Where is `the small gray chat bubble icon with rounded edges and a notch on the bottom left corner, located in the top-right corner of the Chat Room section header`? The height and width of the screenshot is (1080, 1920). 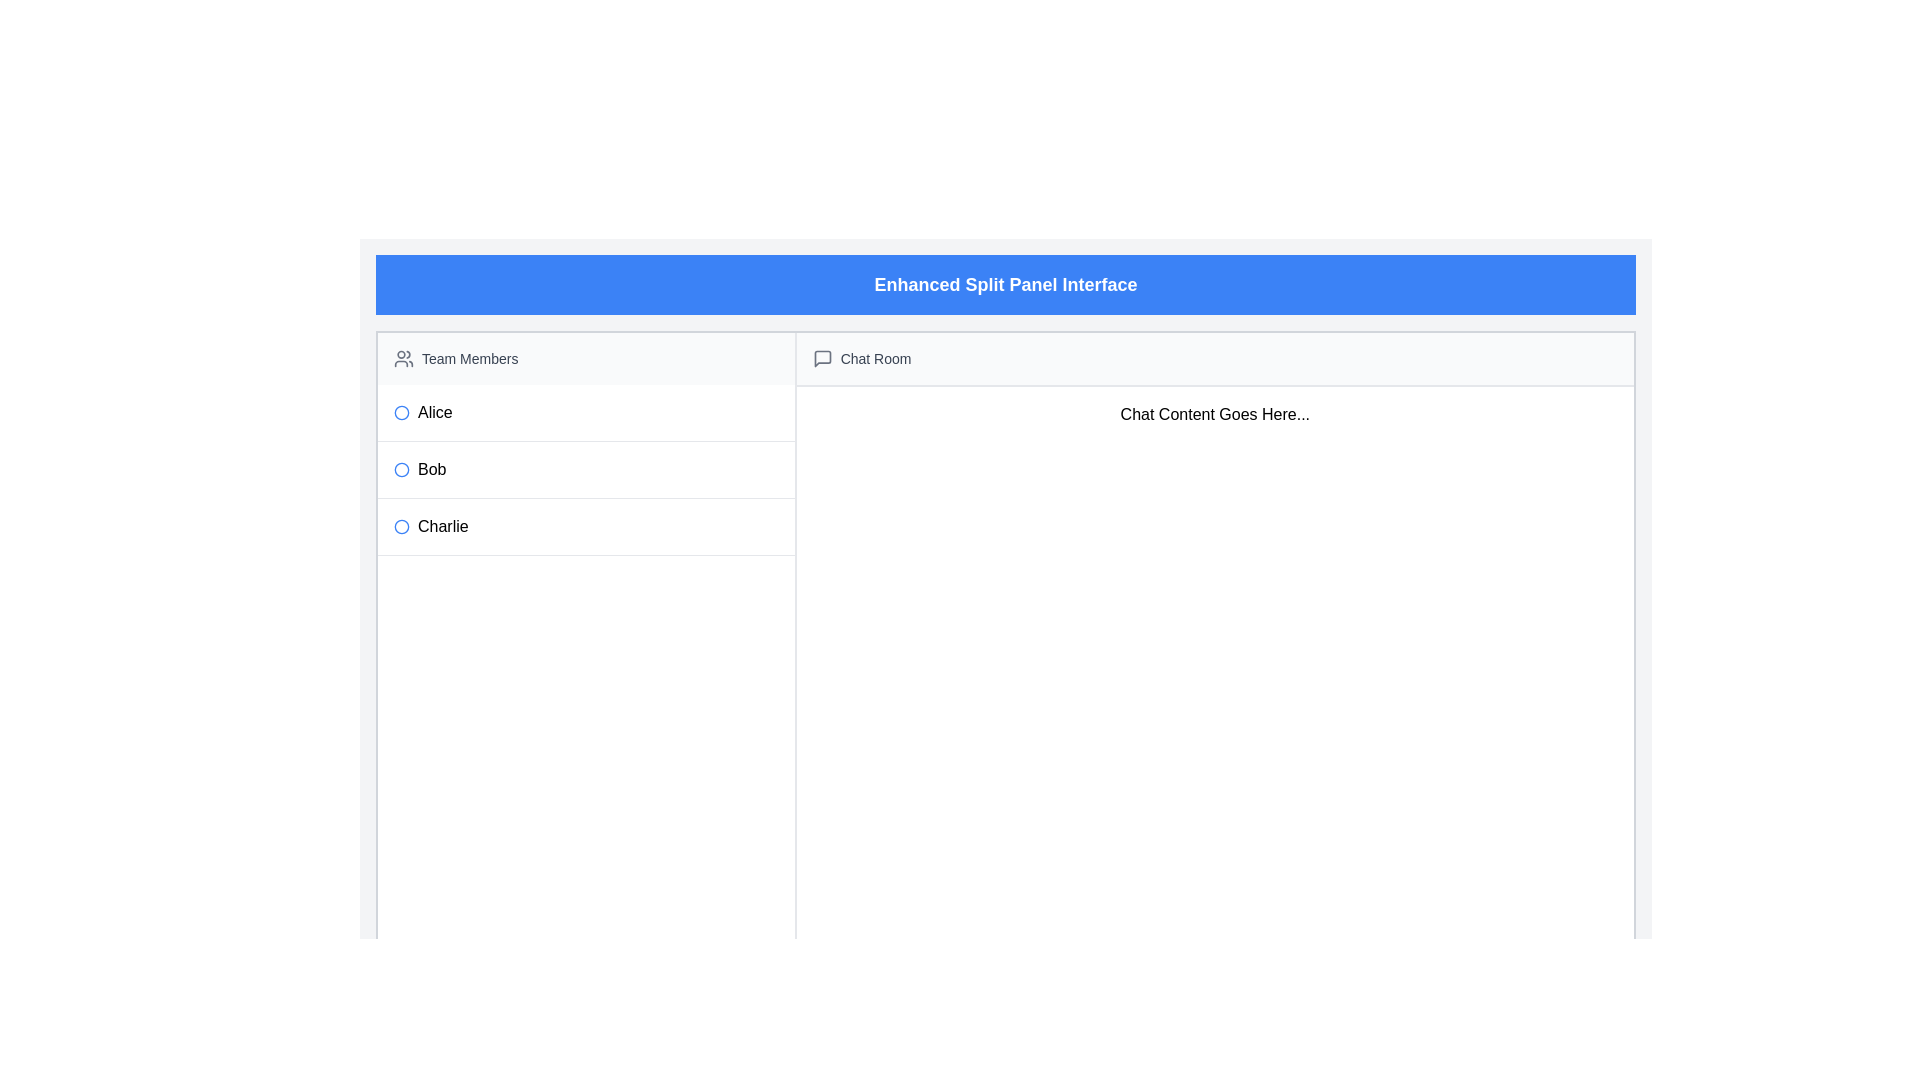 the small gray chat bubble icon with rounded edges and a notch on the bottom left corner, located in the top-right corner of the Chat Room section header is located at coordinates (822, 357).